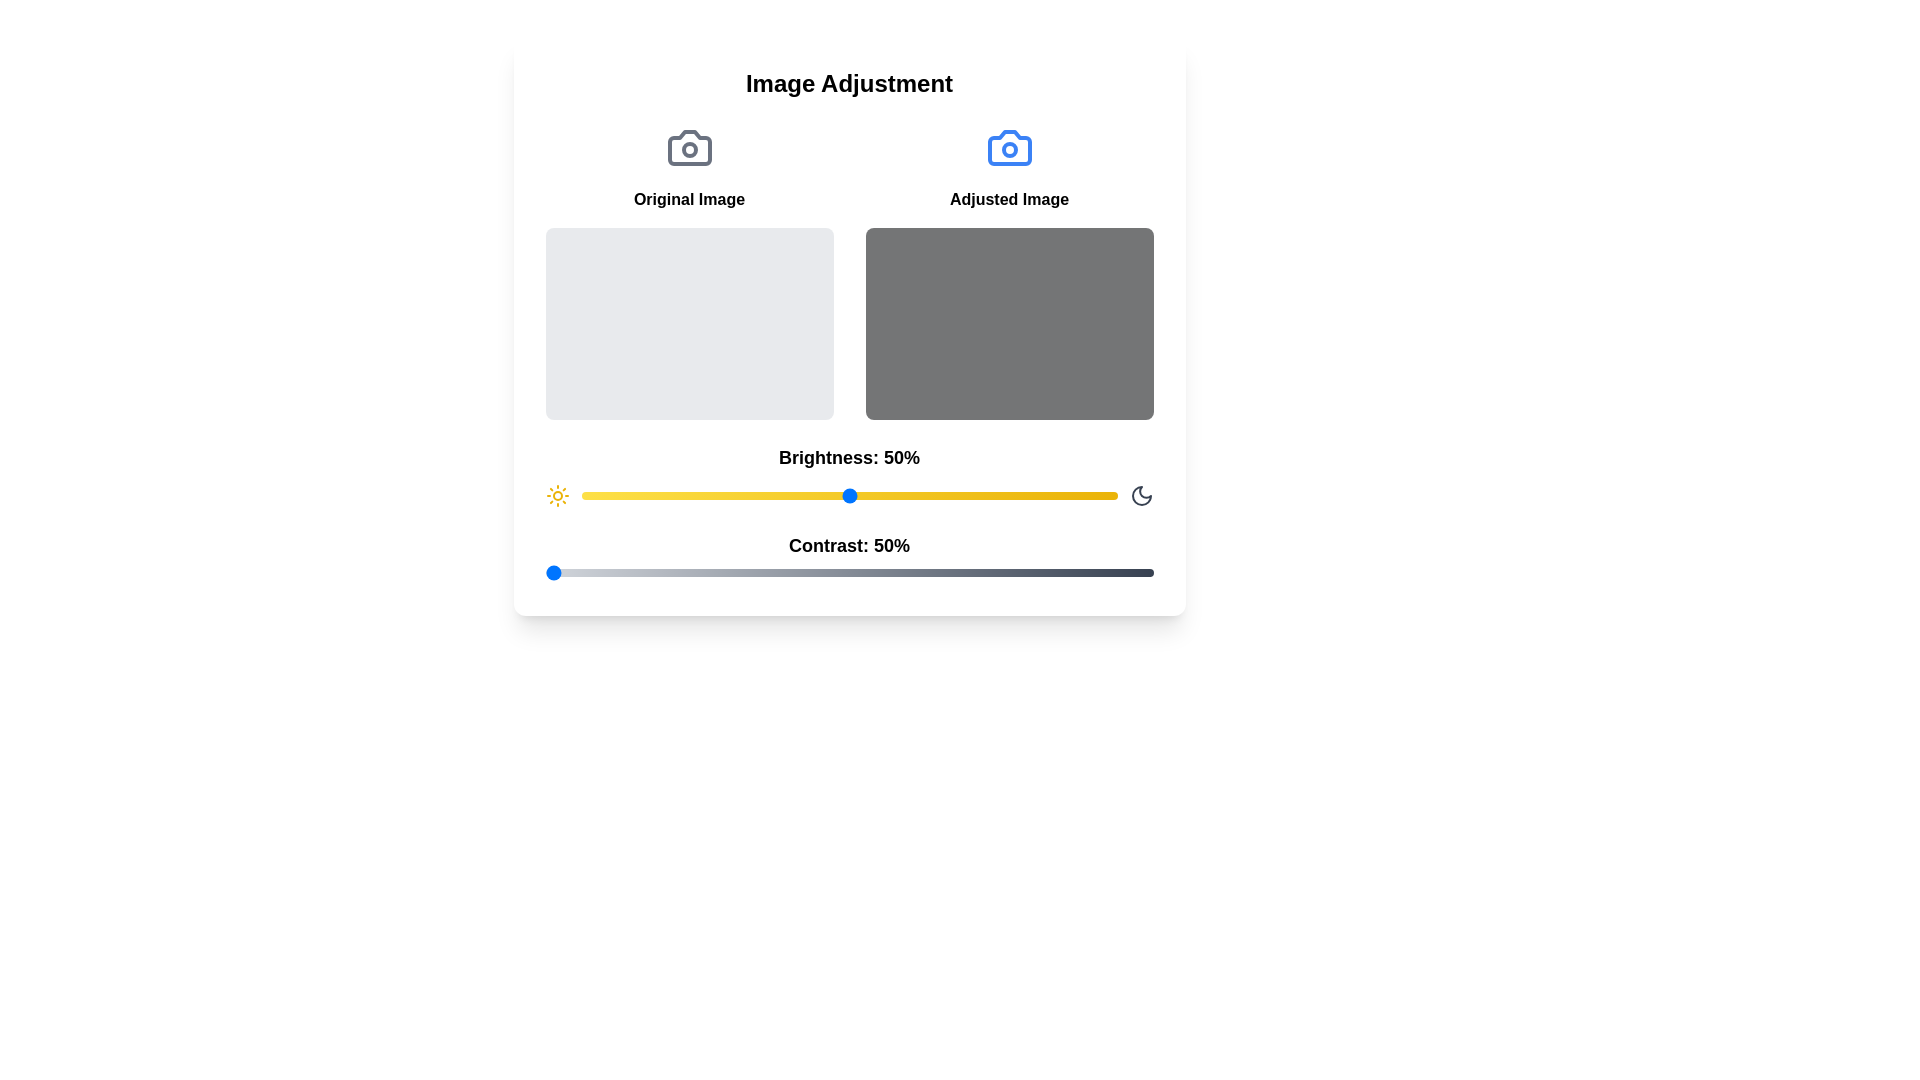 Image resolution: width=1920 pixels, height=1080 pixels. Describe the element at coordinates (934, 495) in the screenshot. I see `the brightness` at that location.